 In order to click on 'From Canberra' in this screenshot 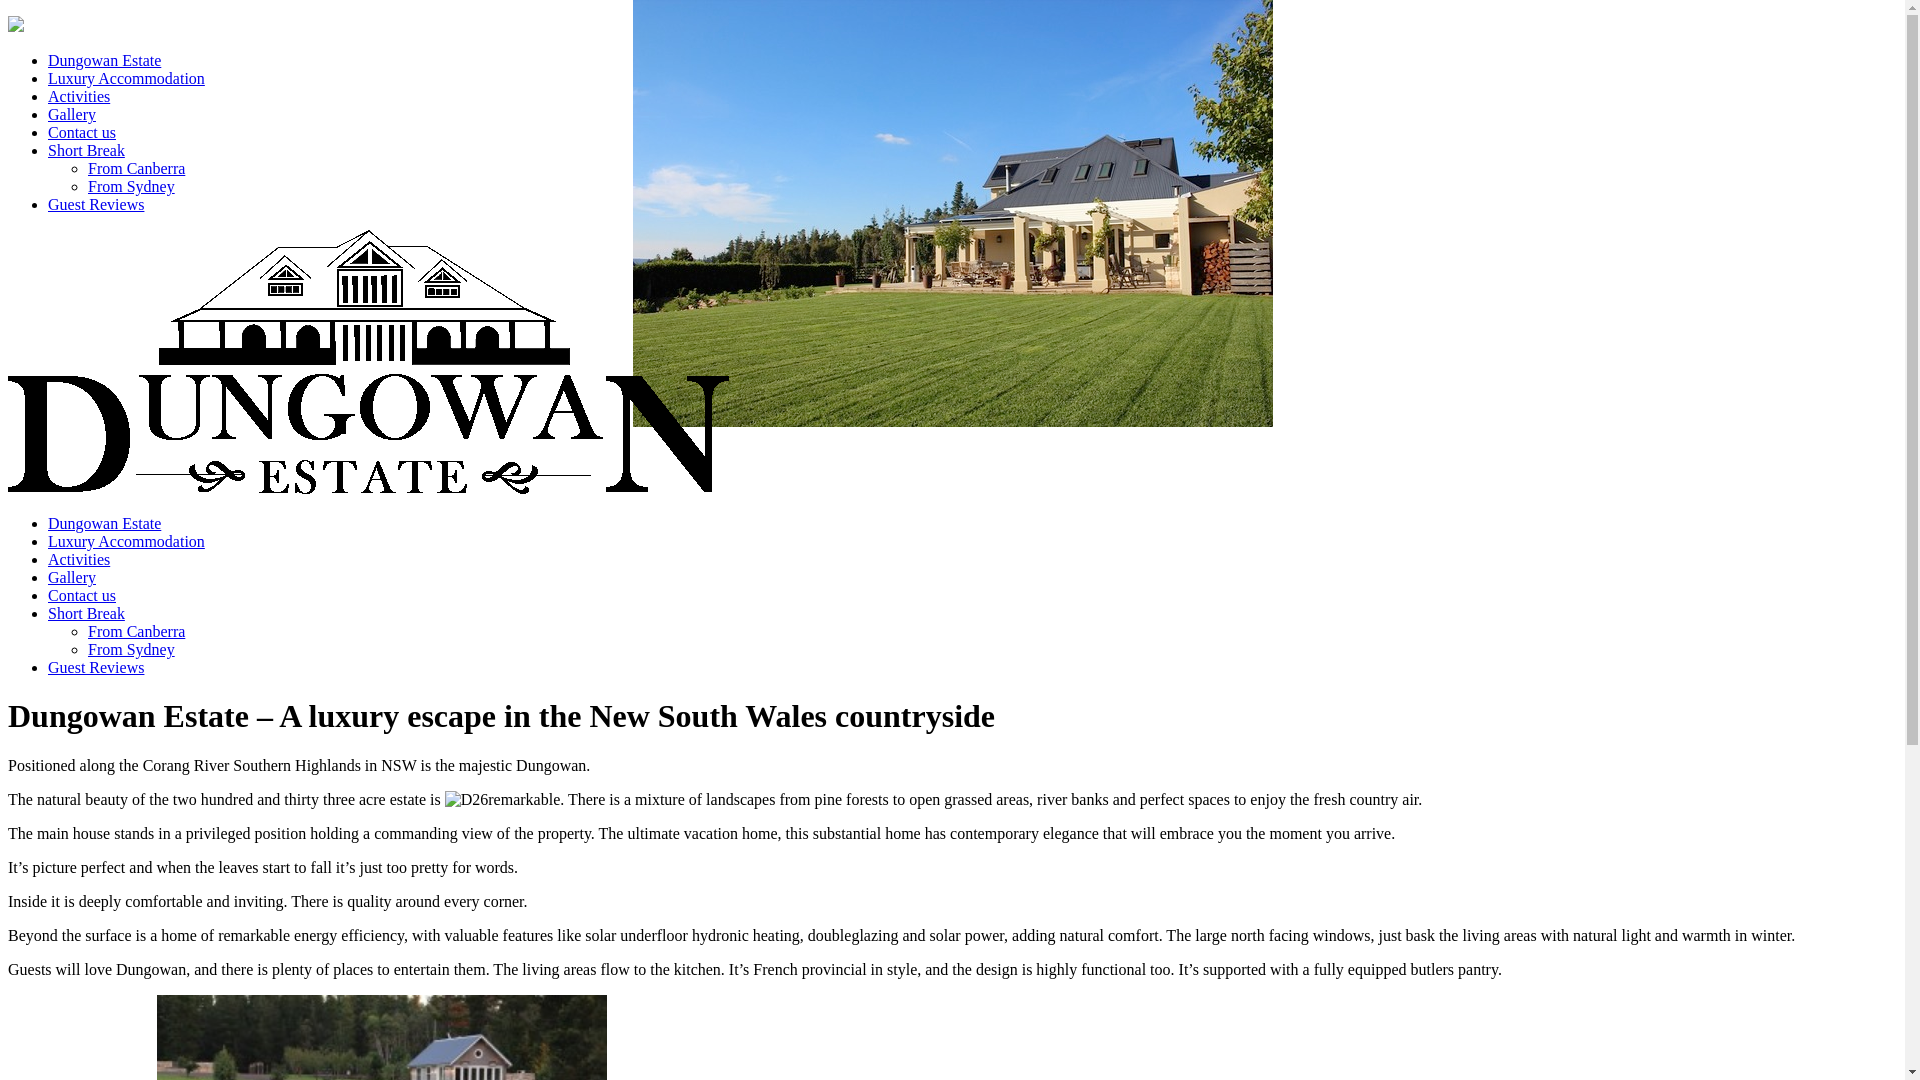, I will do `click(135, 167)`.